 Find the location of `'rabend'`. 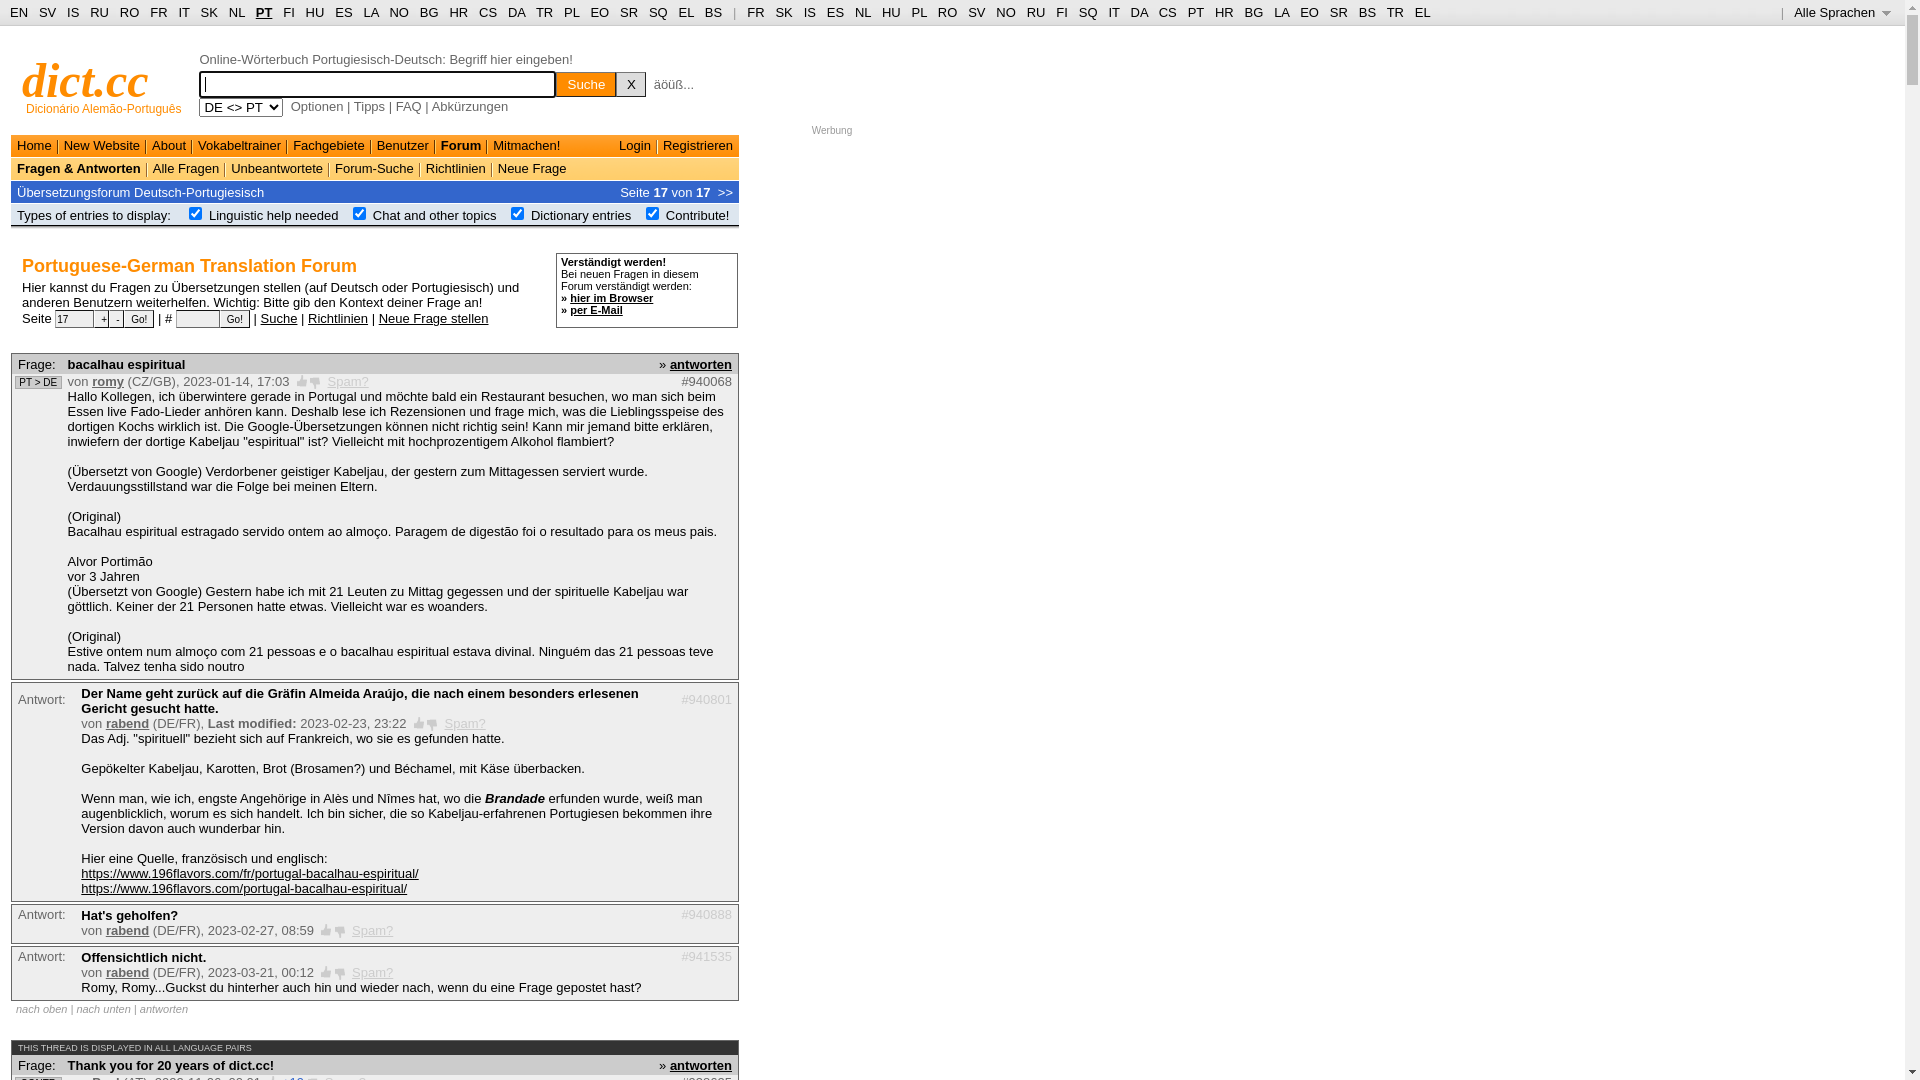

'rabend' is located at coordinates (104, 930).